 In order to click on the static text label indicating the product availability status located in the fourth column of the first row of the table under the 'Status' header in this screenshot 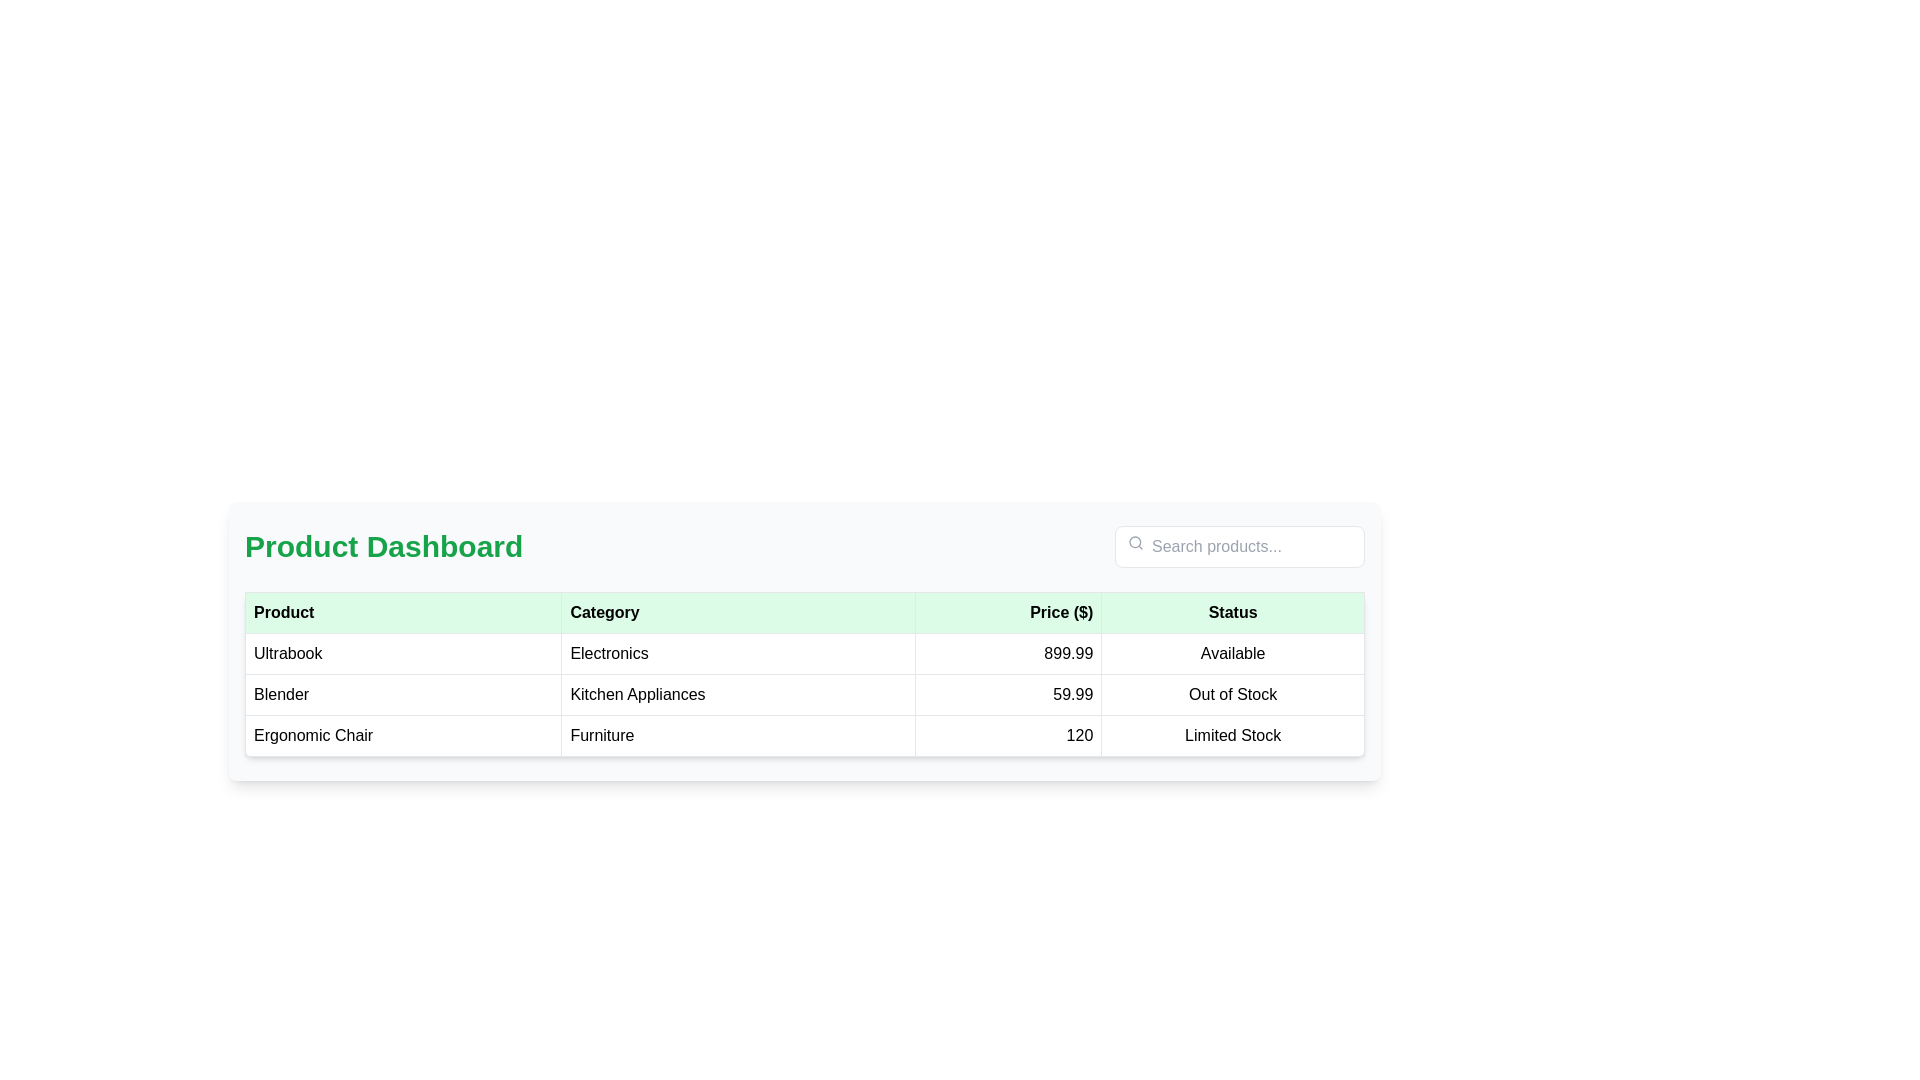, I will do `click(1232, 654)`.